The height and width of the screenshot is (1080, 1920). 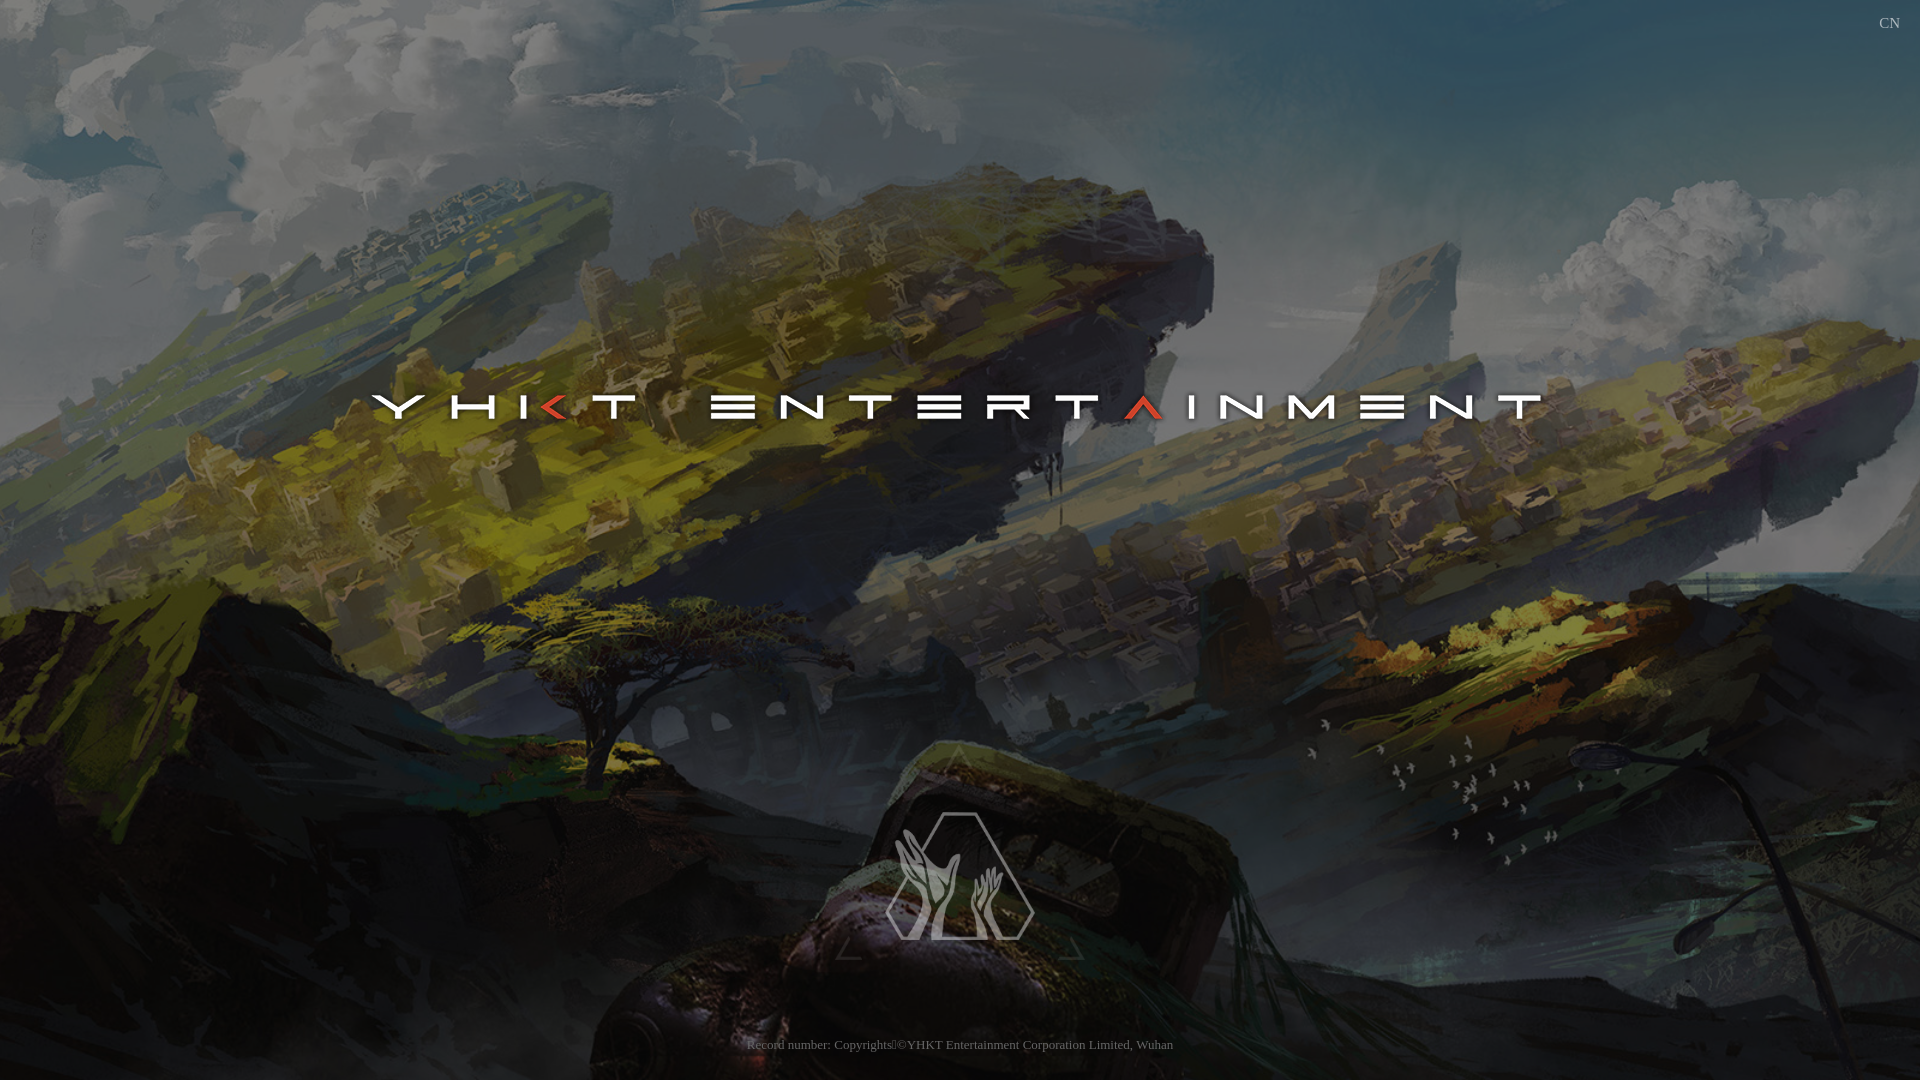 What do you see at coordinates (1888, 23) in the screenshot?
I see `'CN'` at bounding box center [1888, 23].